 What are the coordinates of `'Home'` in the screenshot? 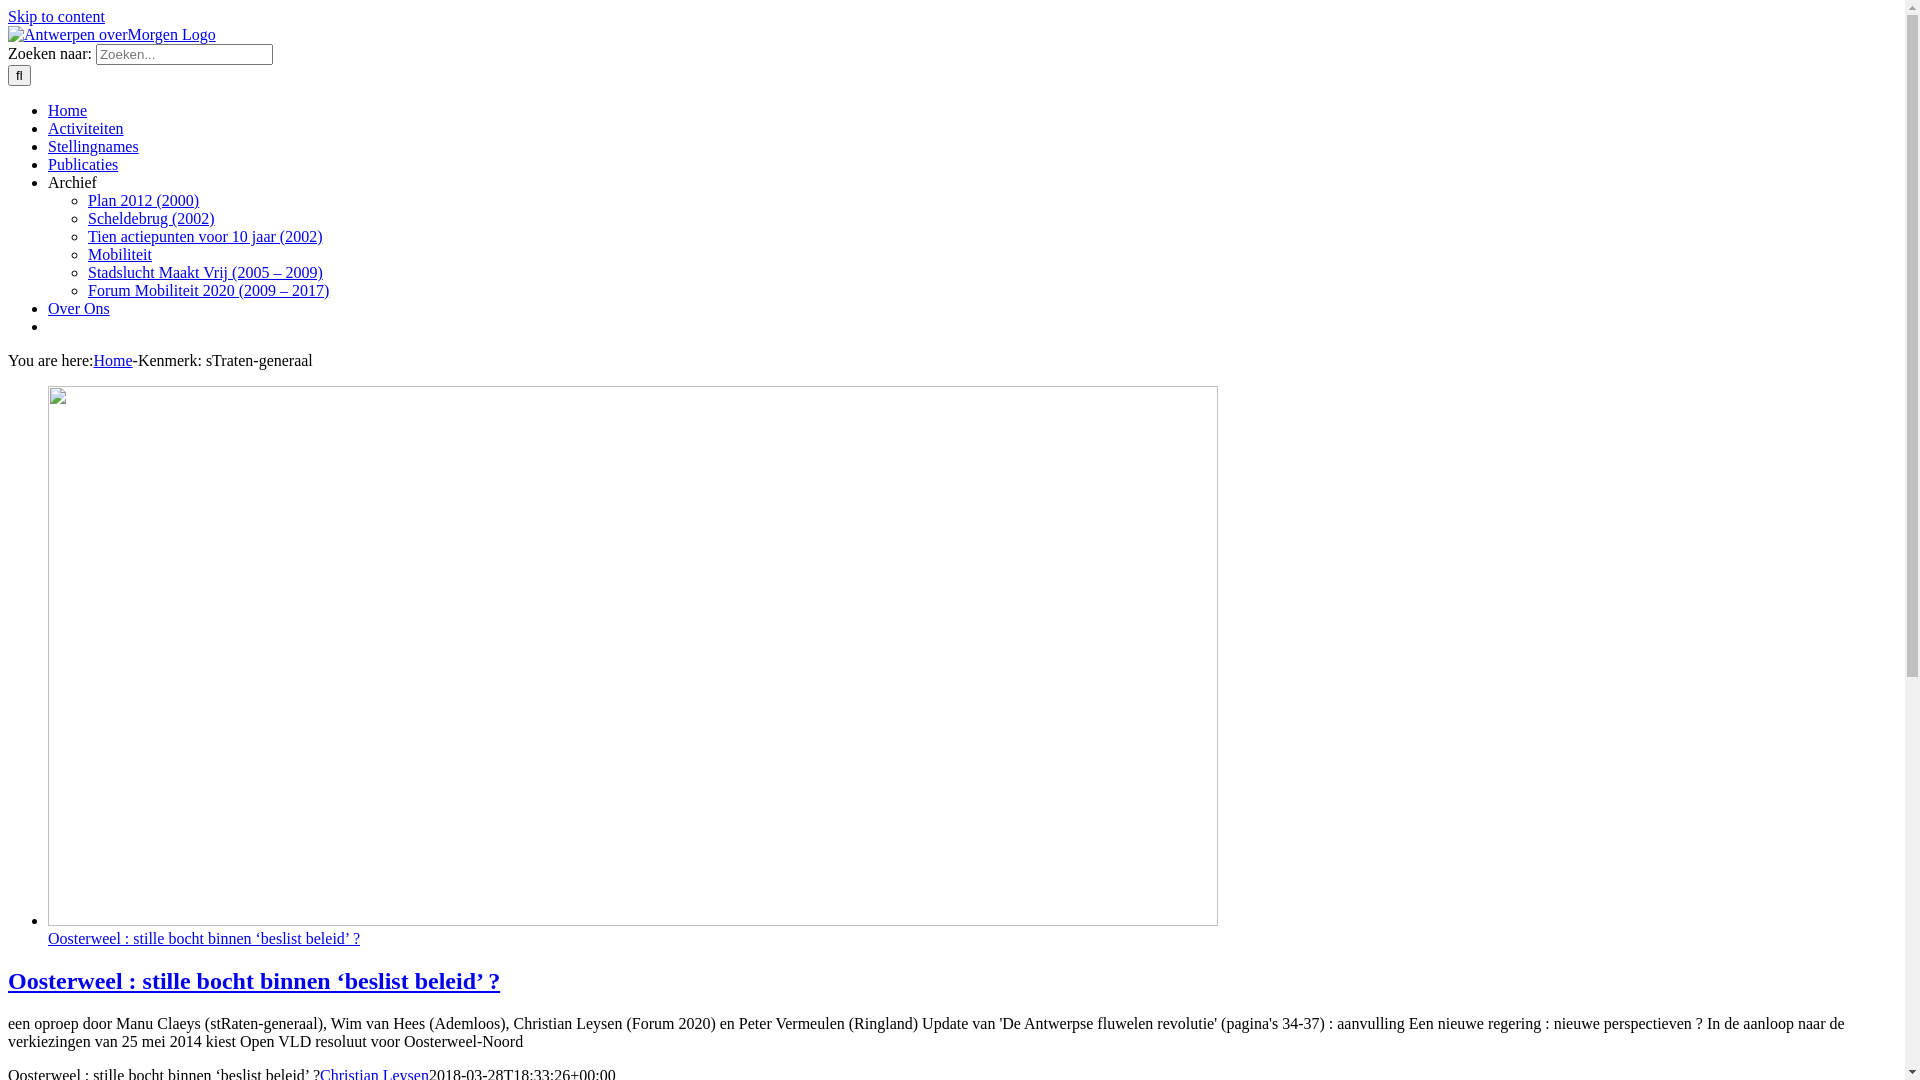 It's located at (111, 360).